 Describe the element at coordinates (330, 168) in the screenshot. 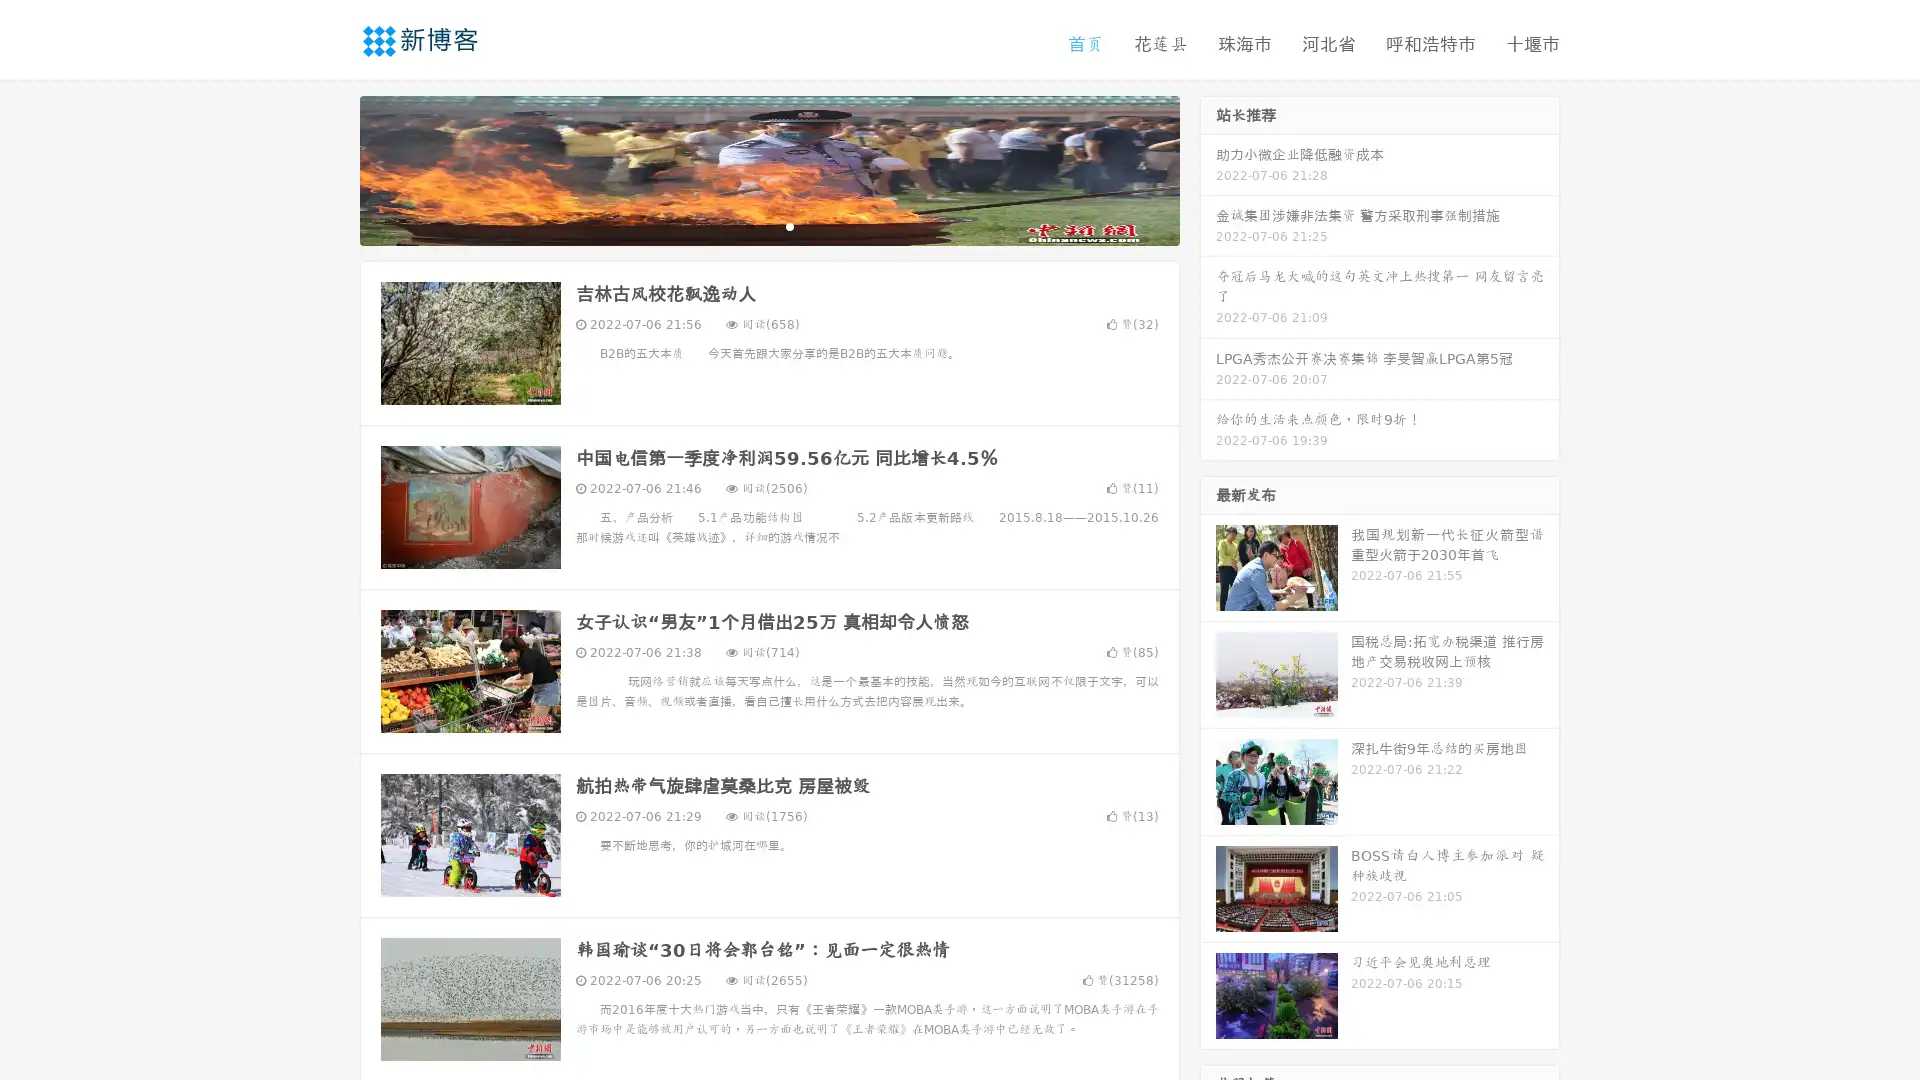

I see `Previous slide` at that location.